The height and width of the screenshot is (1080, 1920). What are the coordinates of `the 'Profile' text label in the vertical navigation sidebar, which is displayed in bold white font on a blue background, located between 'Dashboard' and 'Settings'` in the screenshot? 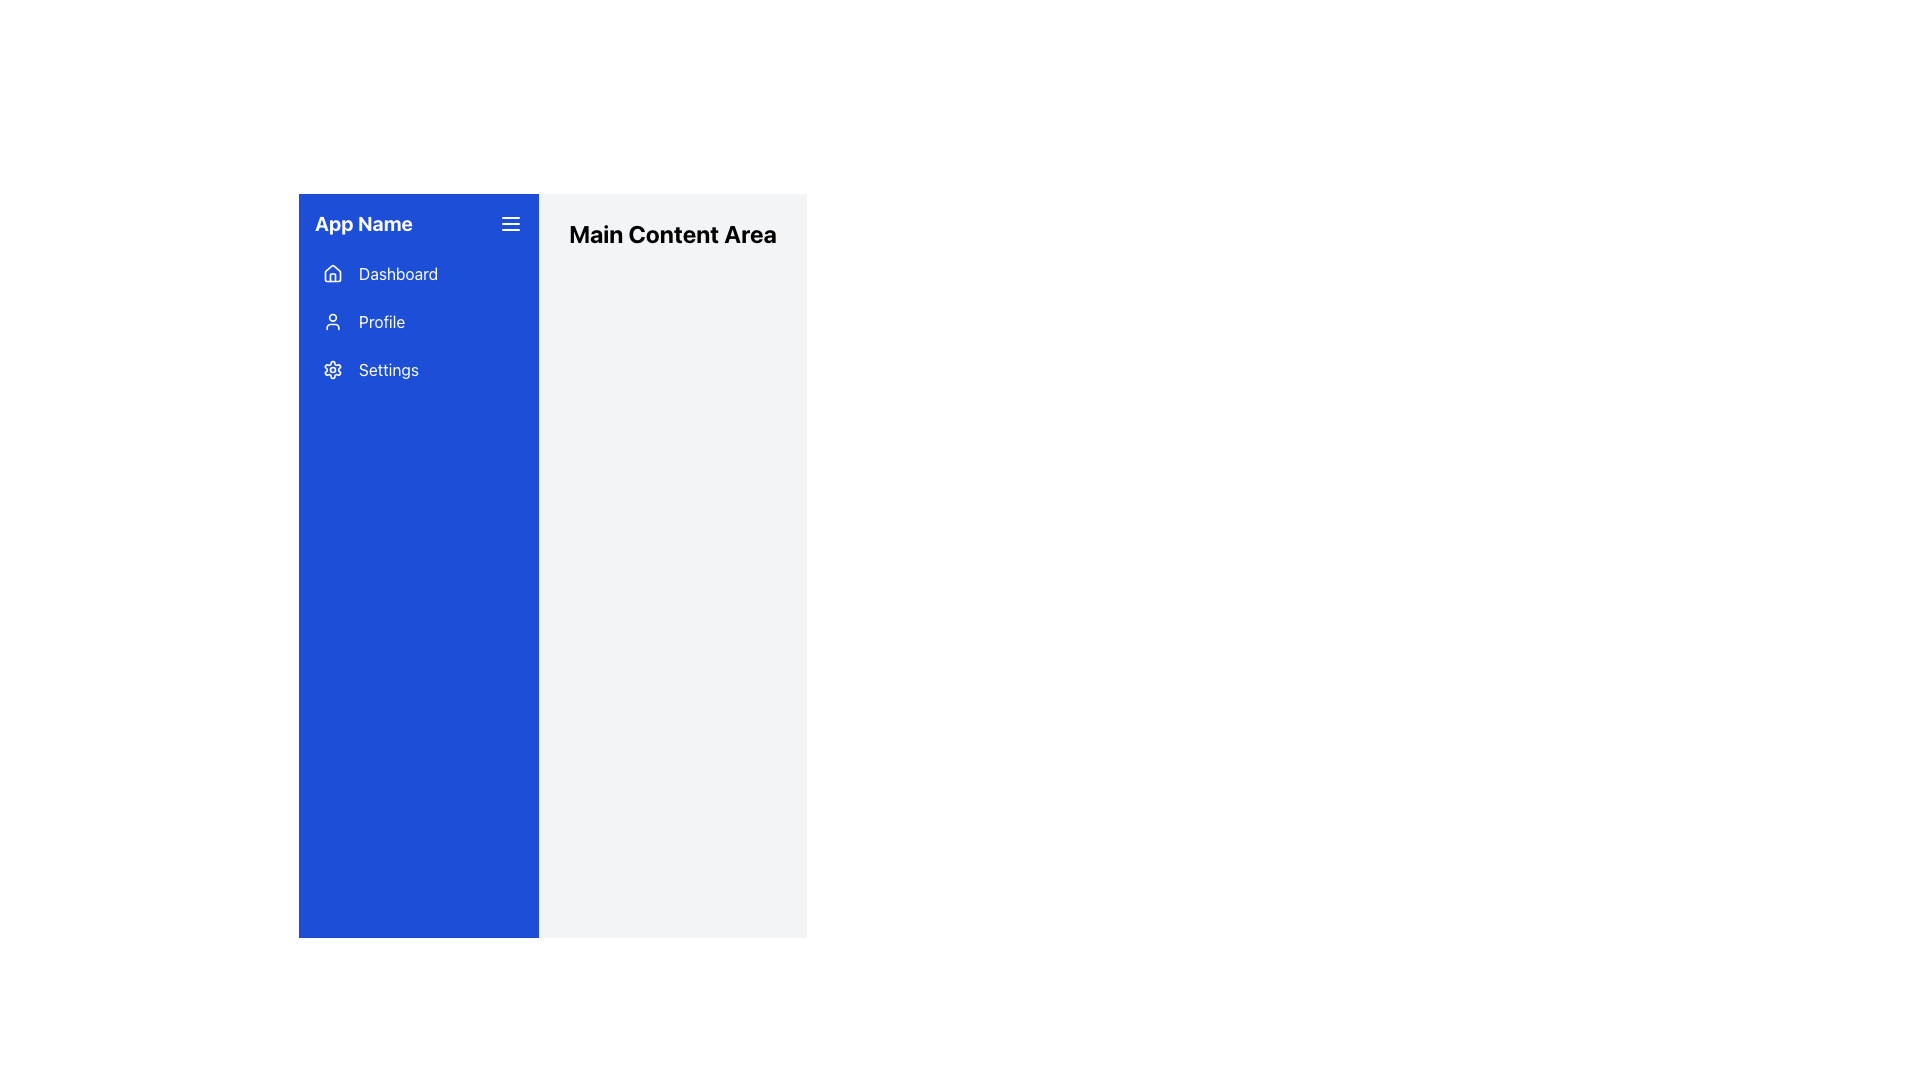 It's located at (382, 320).